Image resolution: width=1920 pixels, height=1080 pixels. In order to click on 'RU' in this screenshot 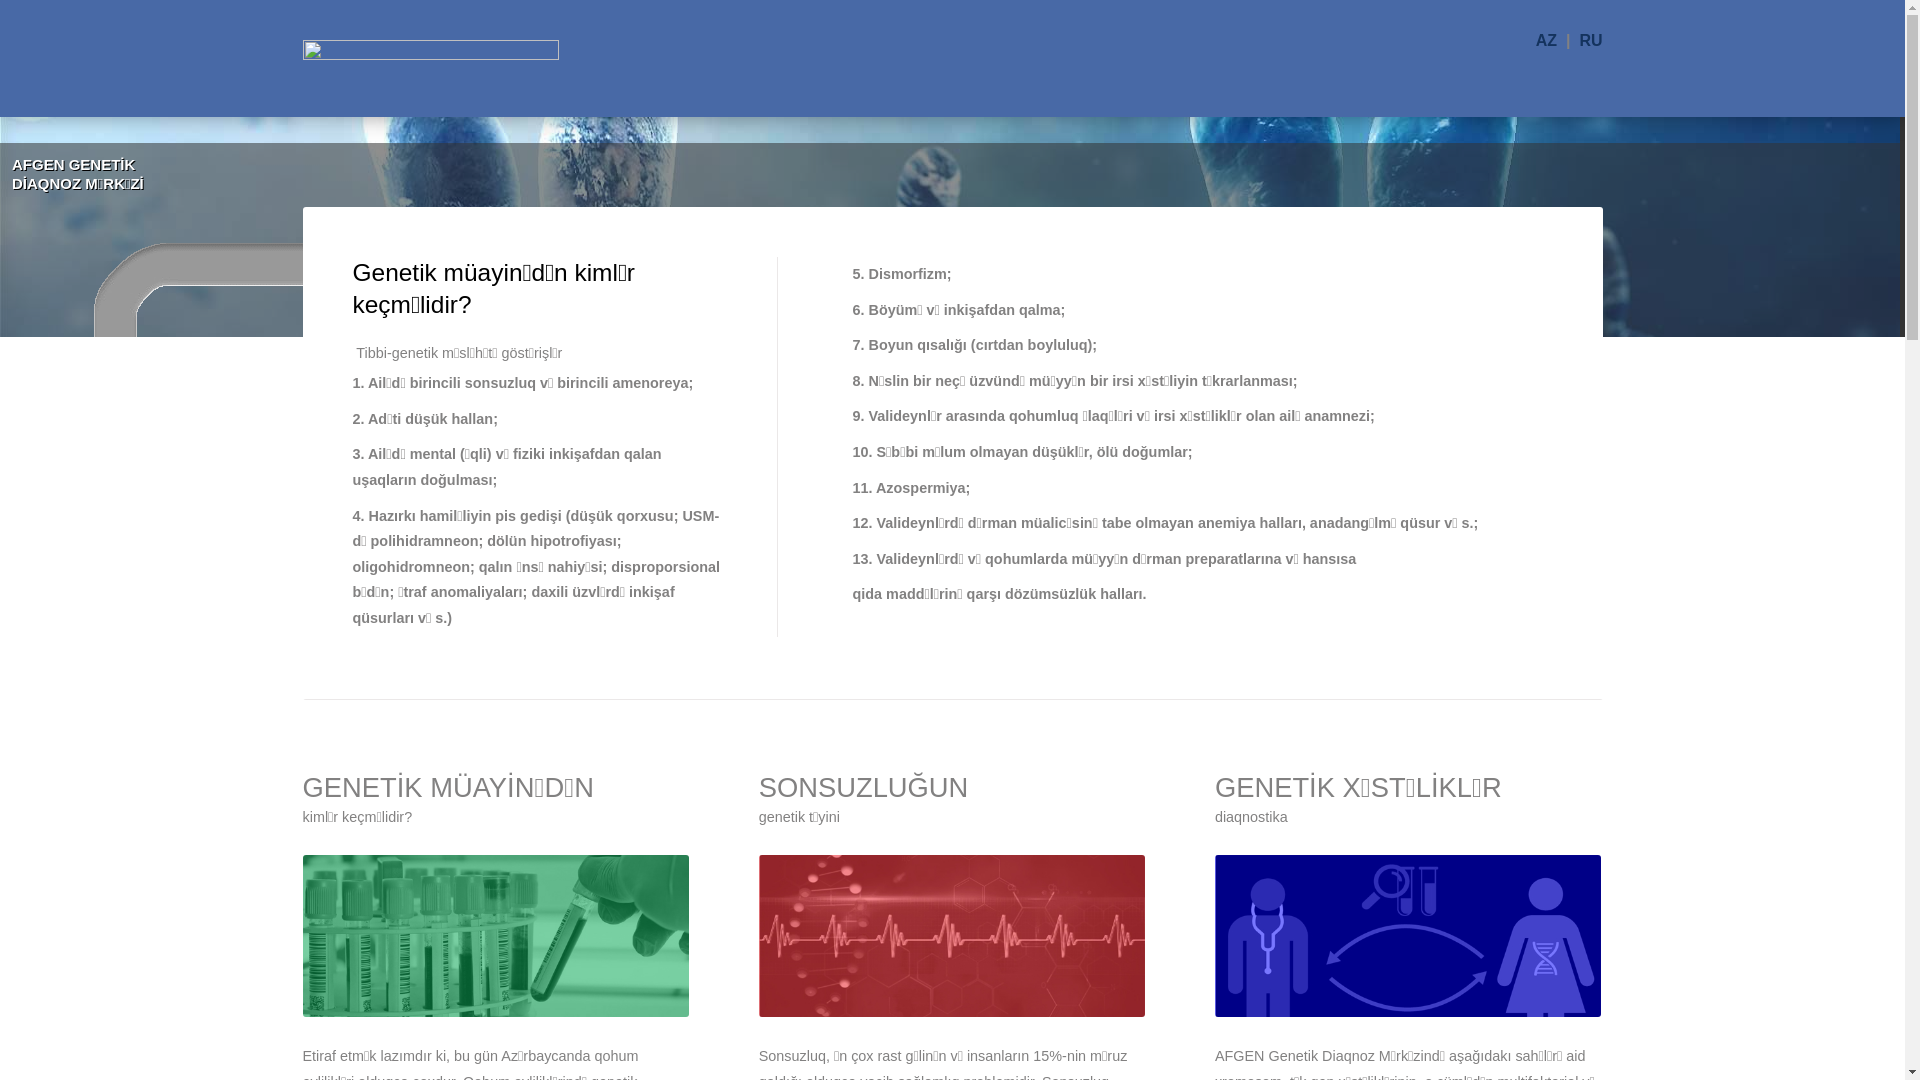, I will do `click(1589, 40)`.